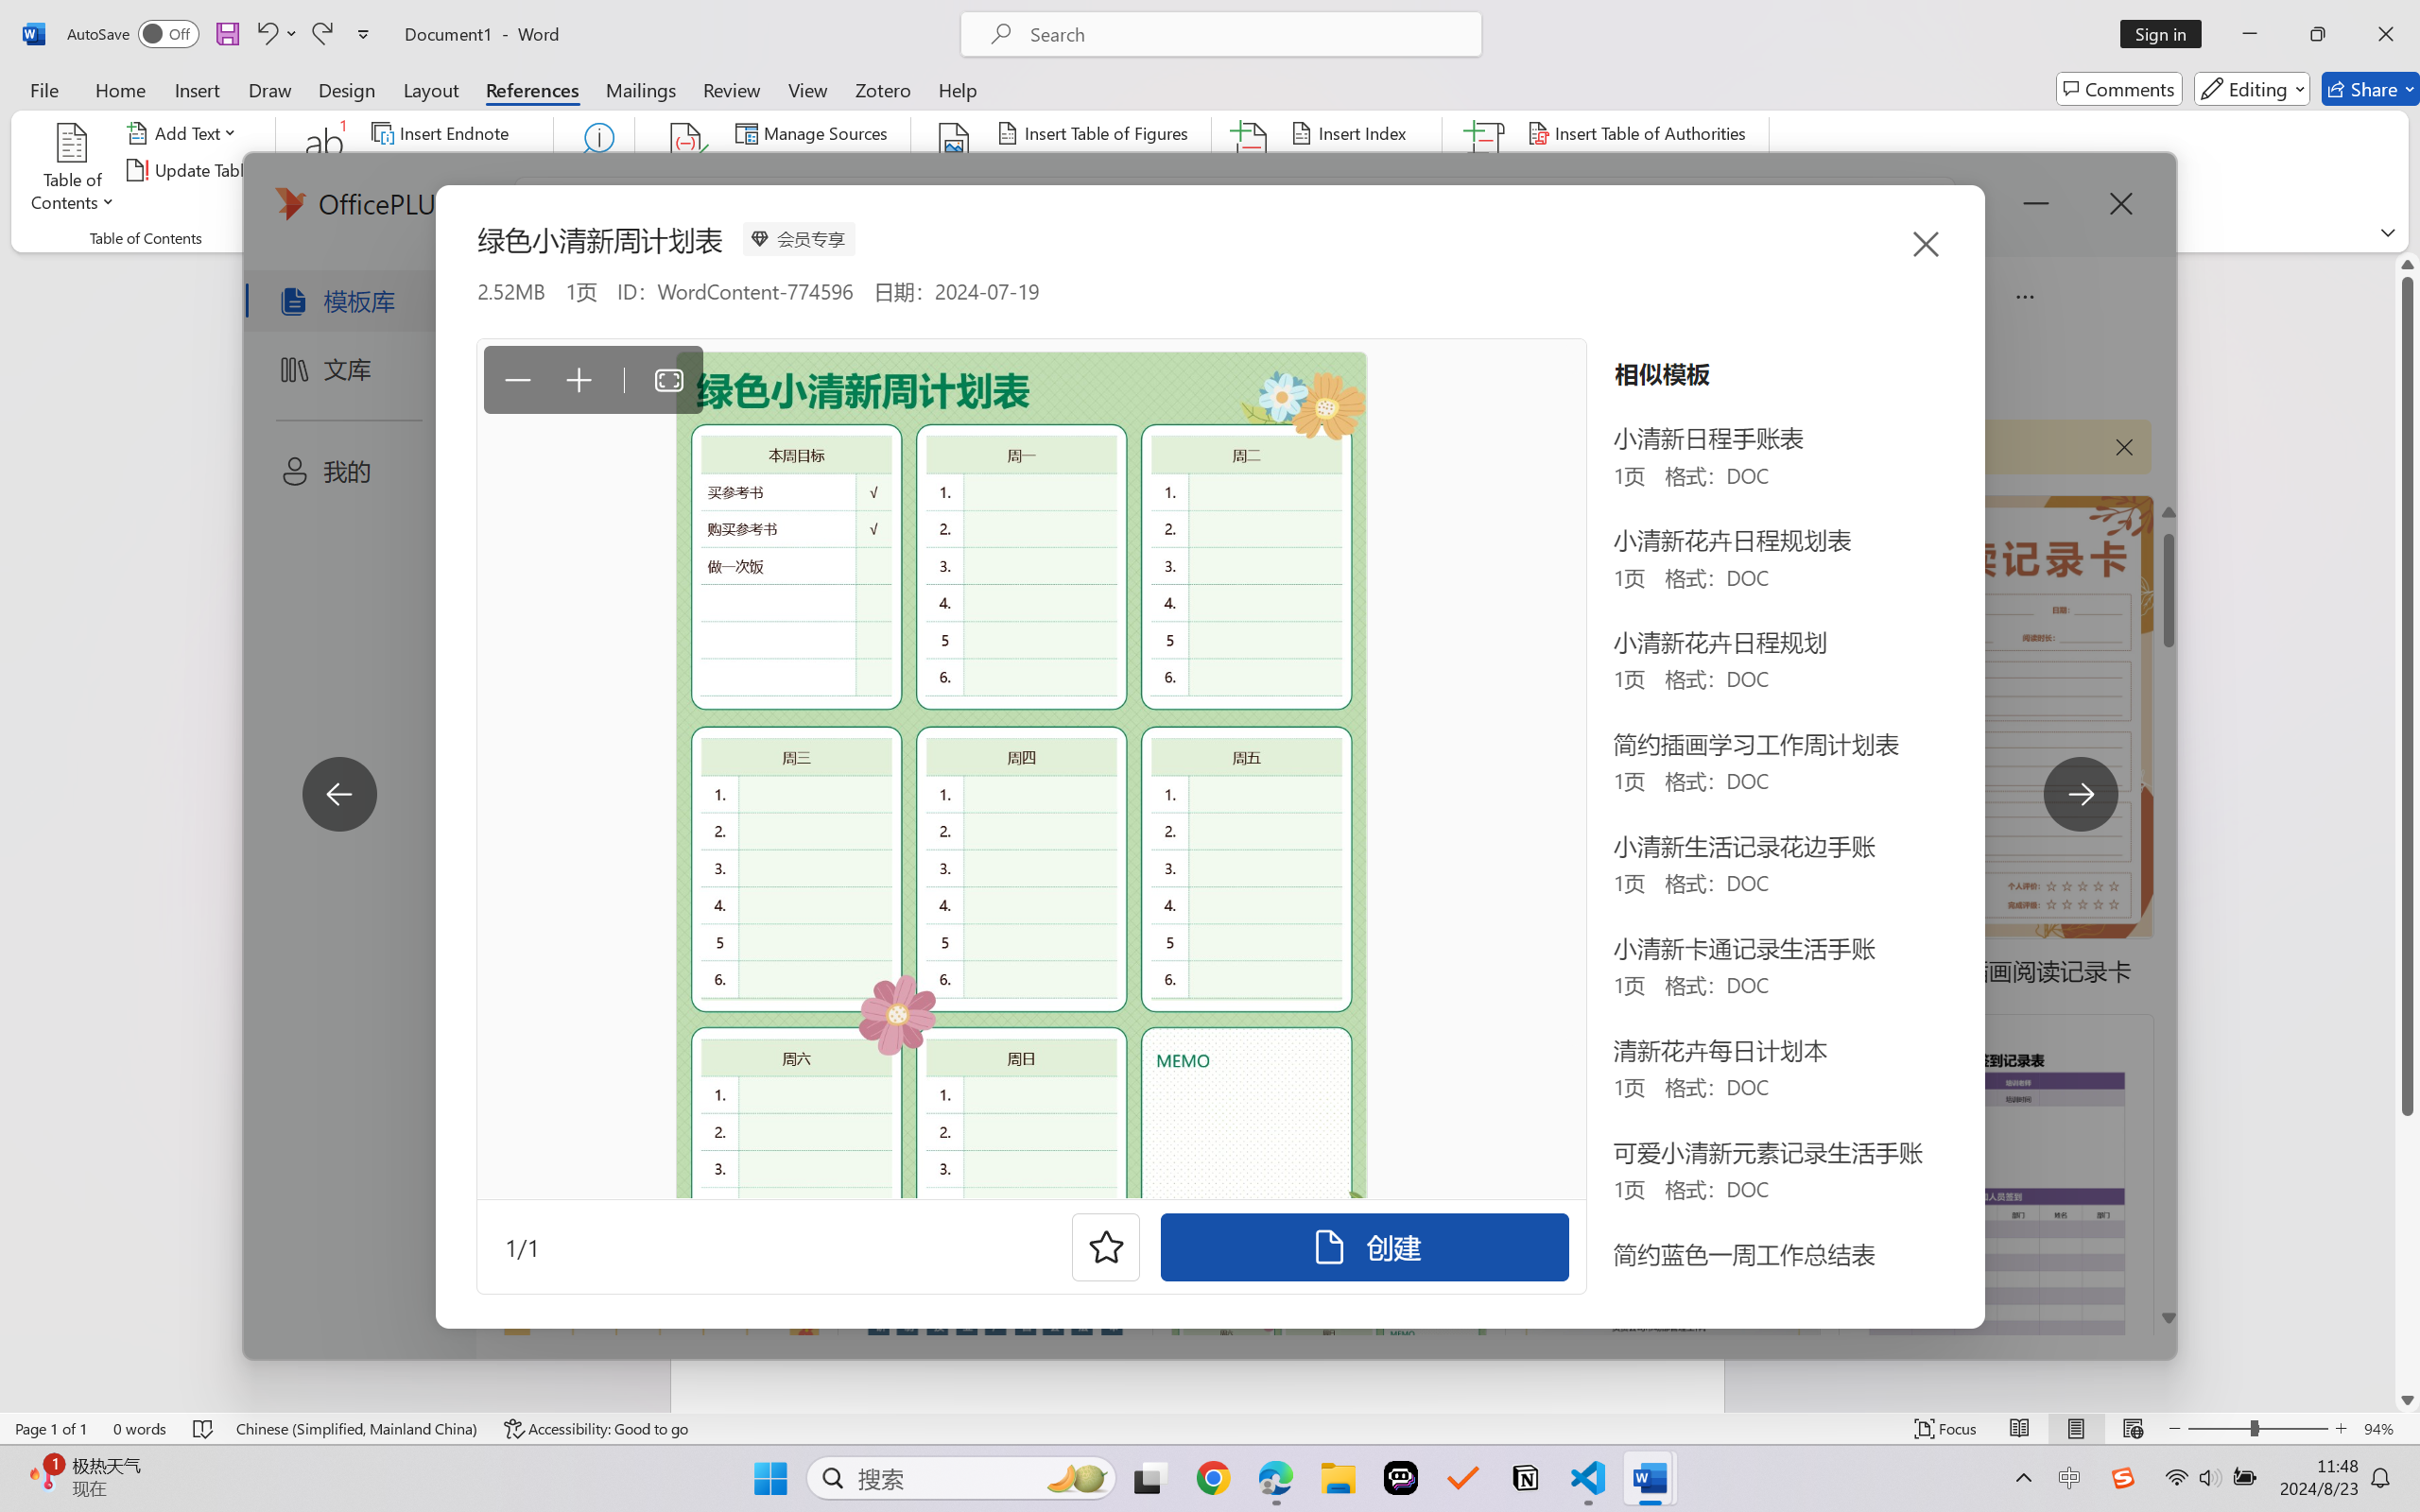  I want to click on 'Language Chinese (Simplified, Mainland China)', so click(356, 1428).